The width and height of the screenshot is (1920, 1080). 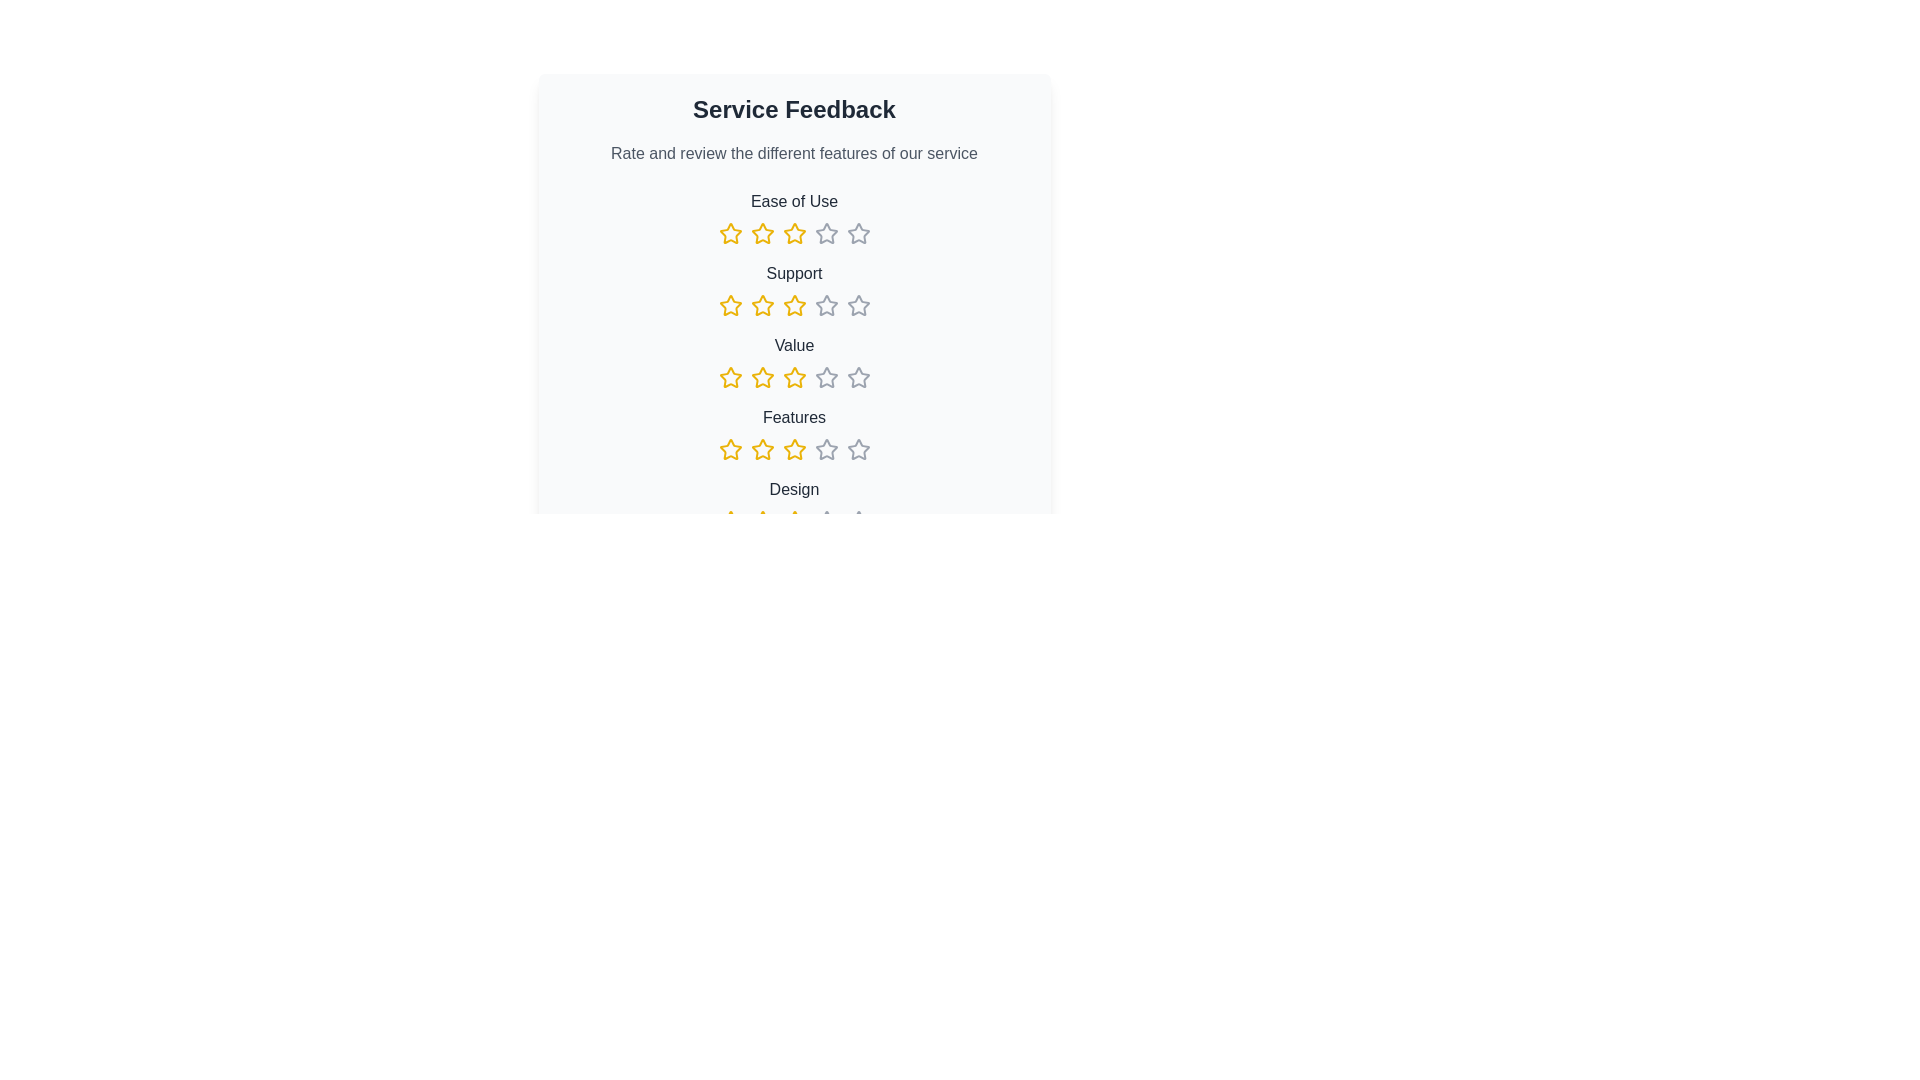 I want to click on the second yellow star icon in the 'Ease of Use' rating section, so click(x=761, y=232).